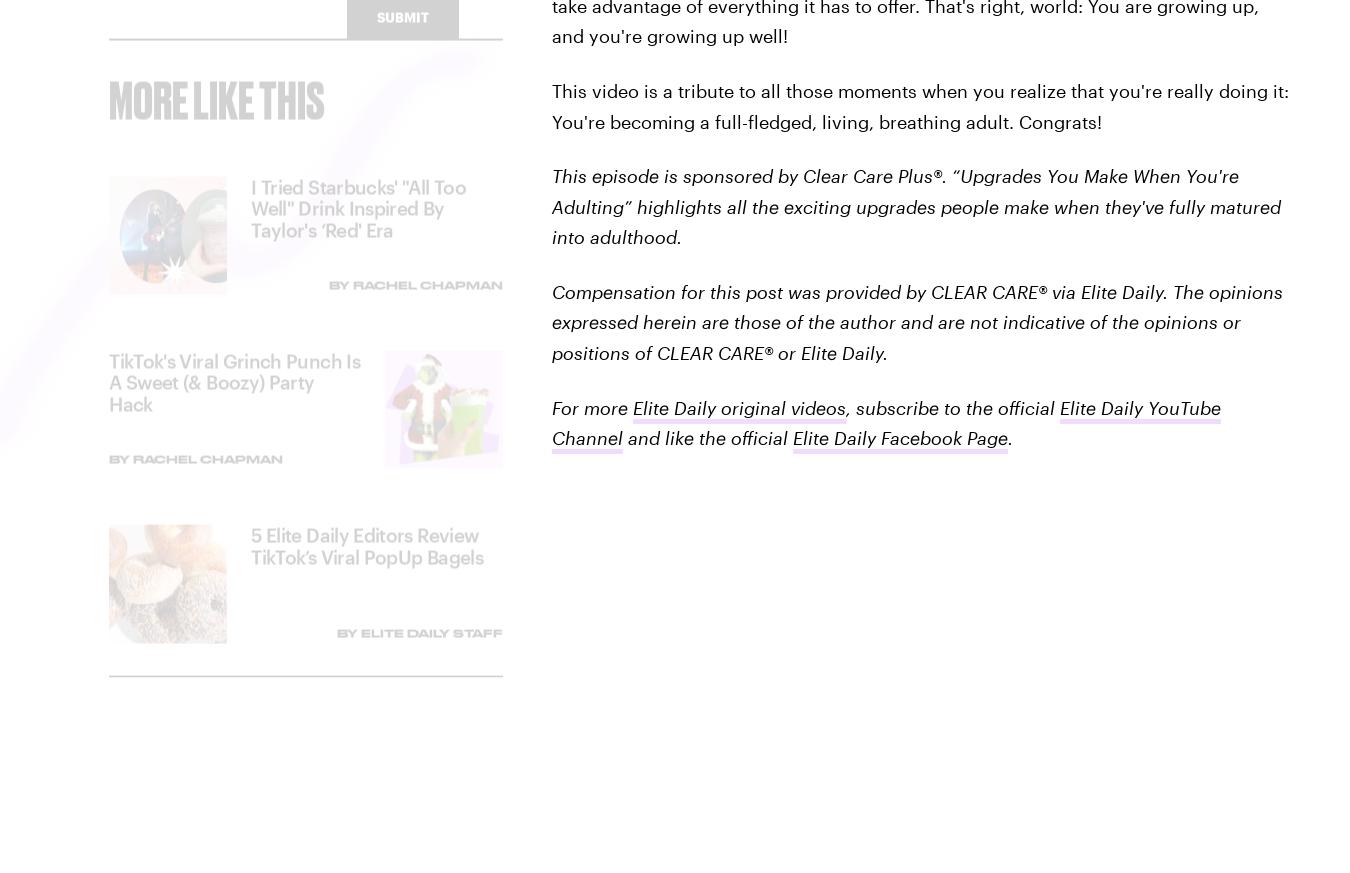  Describe the element at coordinates (367, 561) in the screenshot. I see `'5 Elite Daily Editors Review TikTok’s Viral PopUp Bagels'` at that location.